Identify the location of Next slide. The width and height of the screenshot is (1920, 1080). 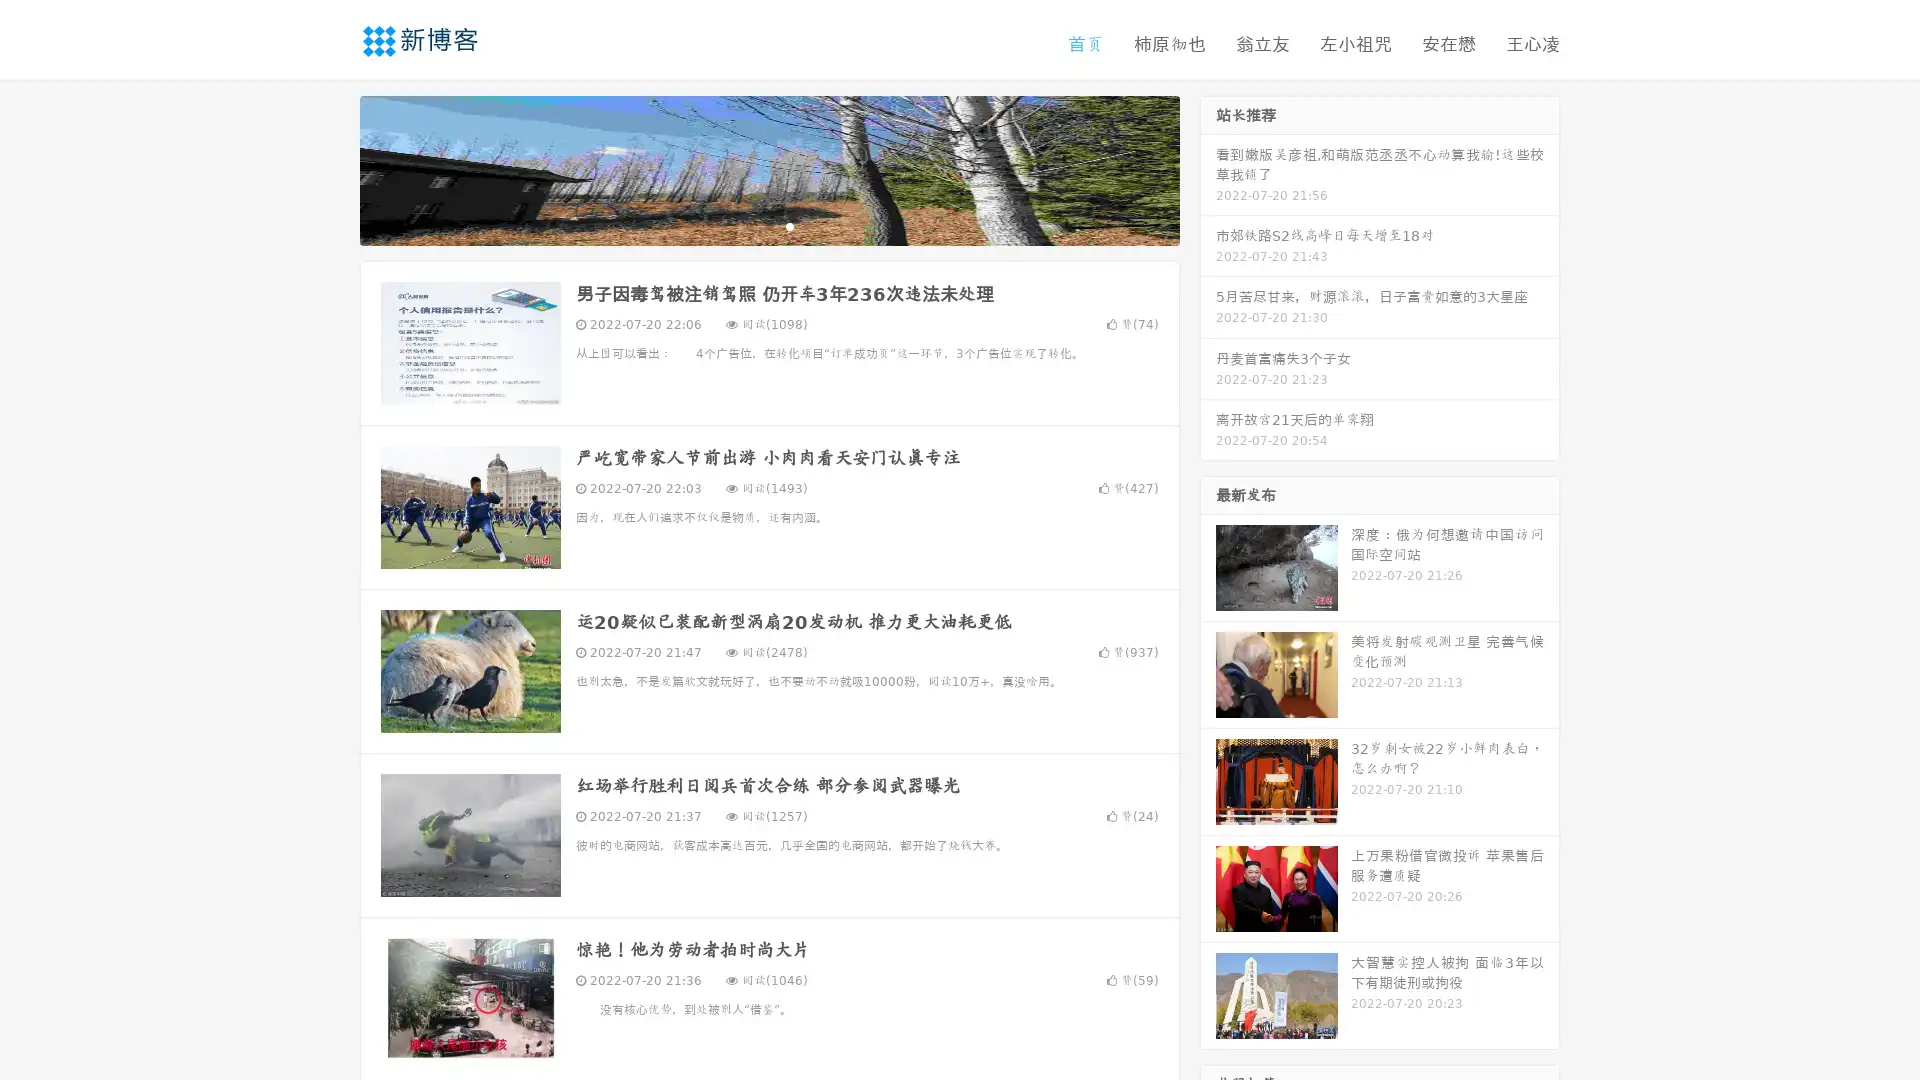
(1208, 168).